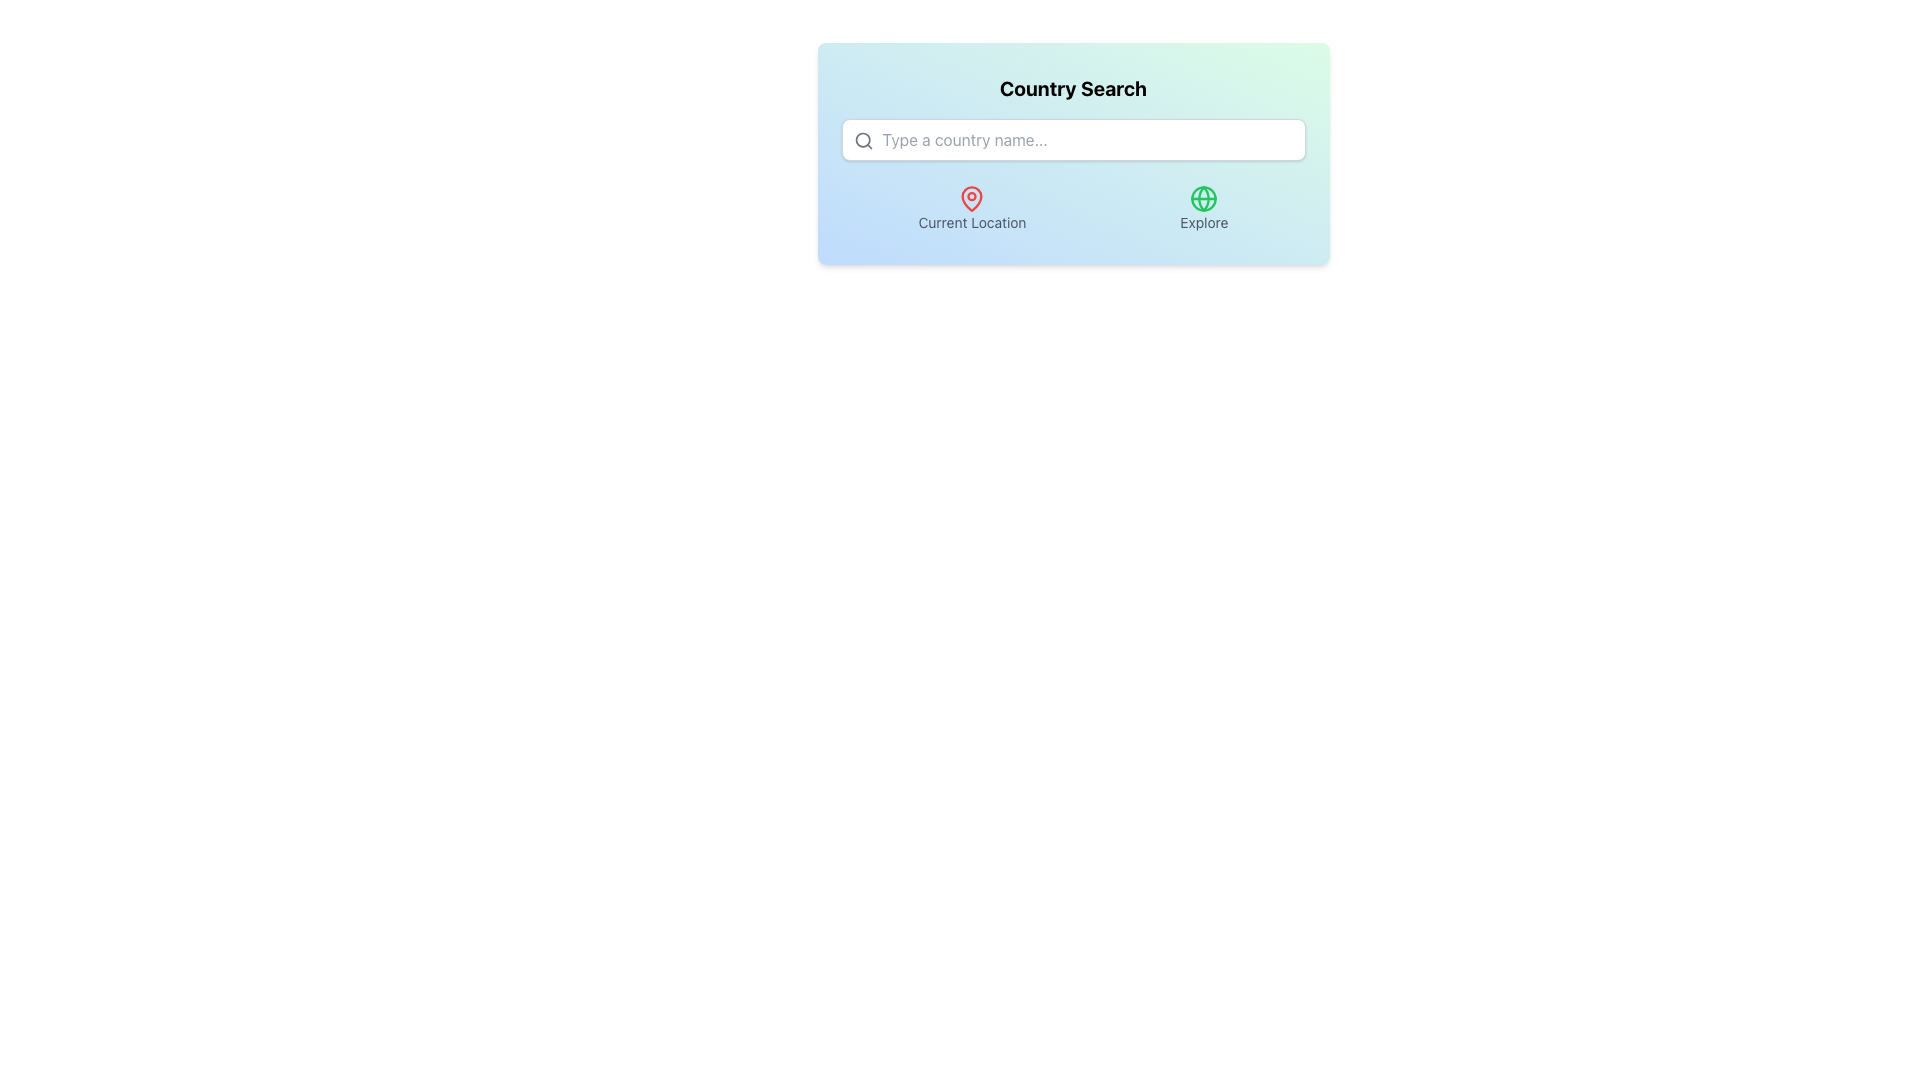  What do you see at coordinates (863, 140) in the screenshot?
I see `the small magnifying glass icon located at the left side of the search input box, which is aligned with the placeholder text 'Type a country name...'` at bounding box center [863, 140].